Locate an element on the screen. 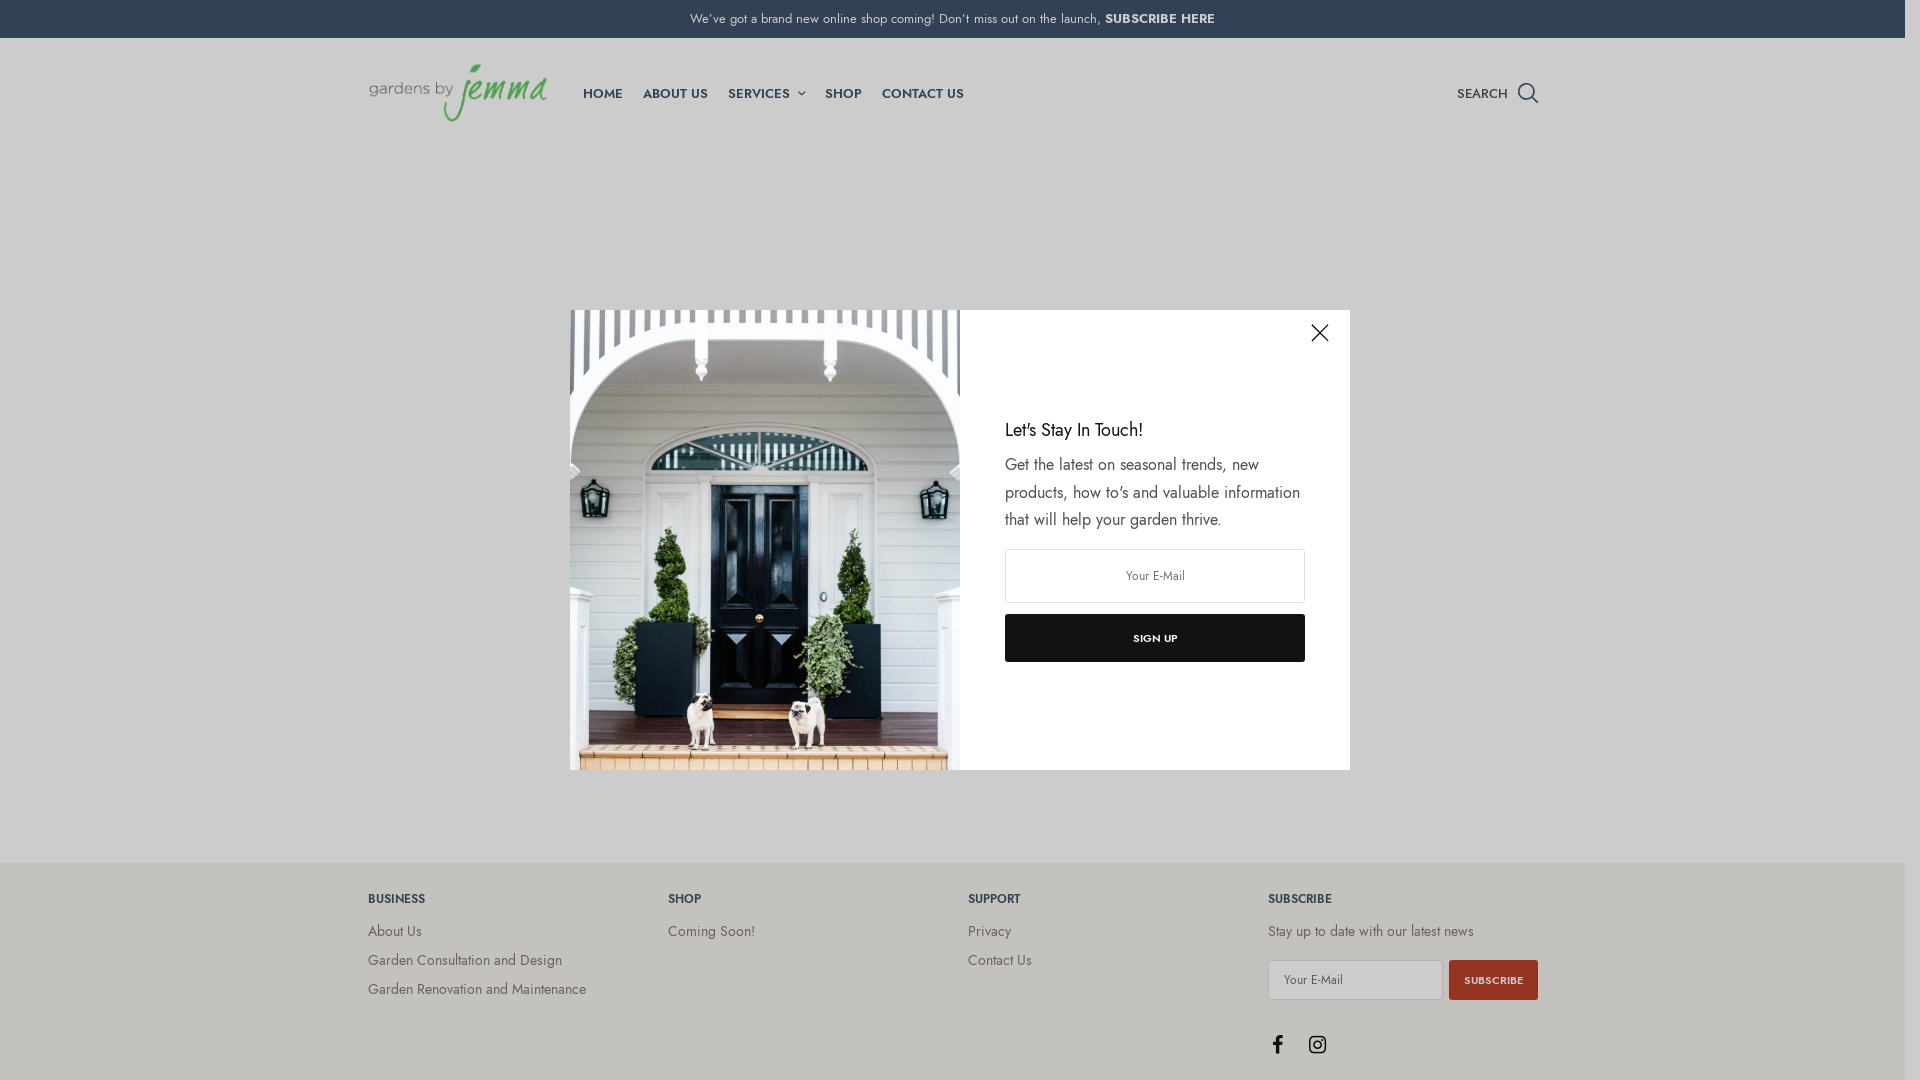  'SERVICES' is located at coordinates (765, 93).